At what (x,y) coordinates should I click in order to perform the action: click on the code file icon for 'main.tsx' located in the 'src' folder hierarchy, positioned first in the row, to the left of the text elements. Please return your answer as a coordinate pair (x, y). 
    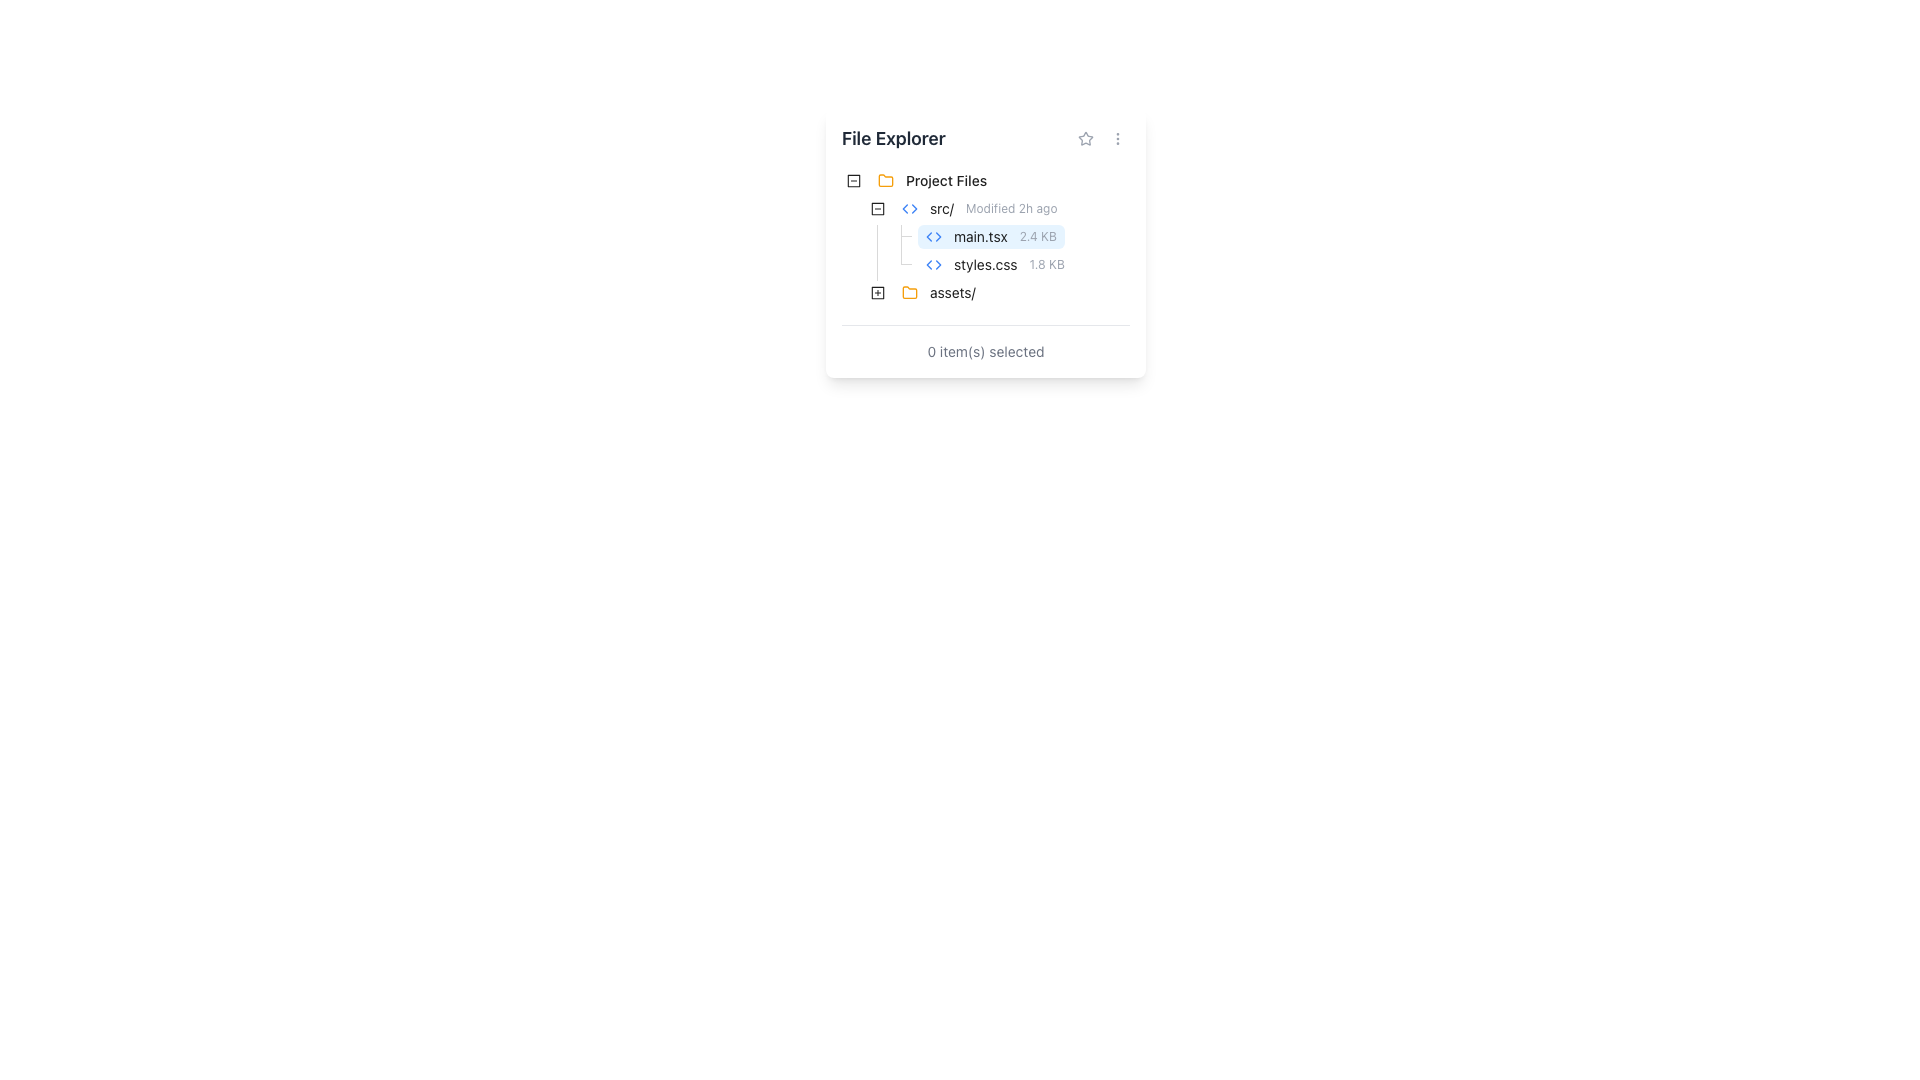
    Looking at the image, I should click on (933, 235).